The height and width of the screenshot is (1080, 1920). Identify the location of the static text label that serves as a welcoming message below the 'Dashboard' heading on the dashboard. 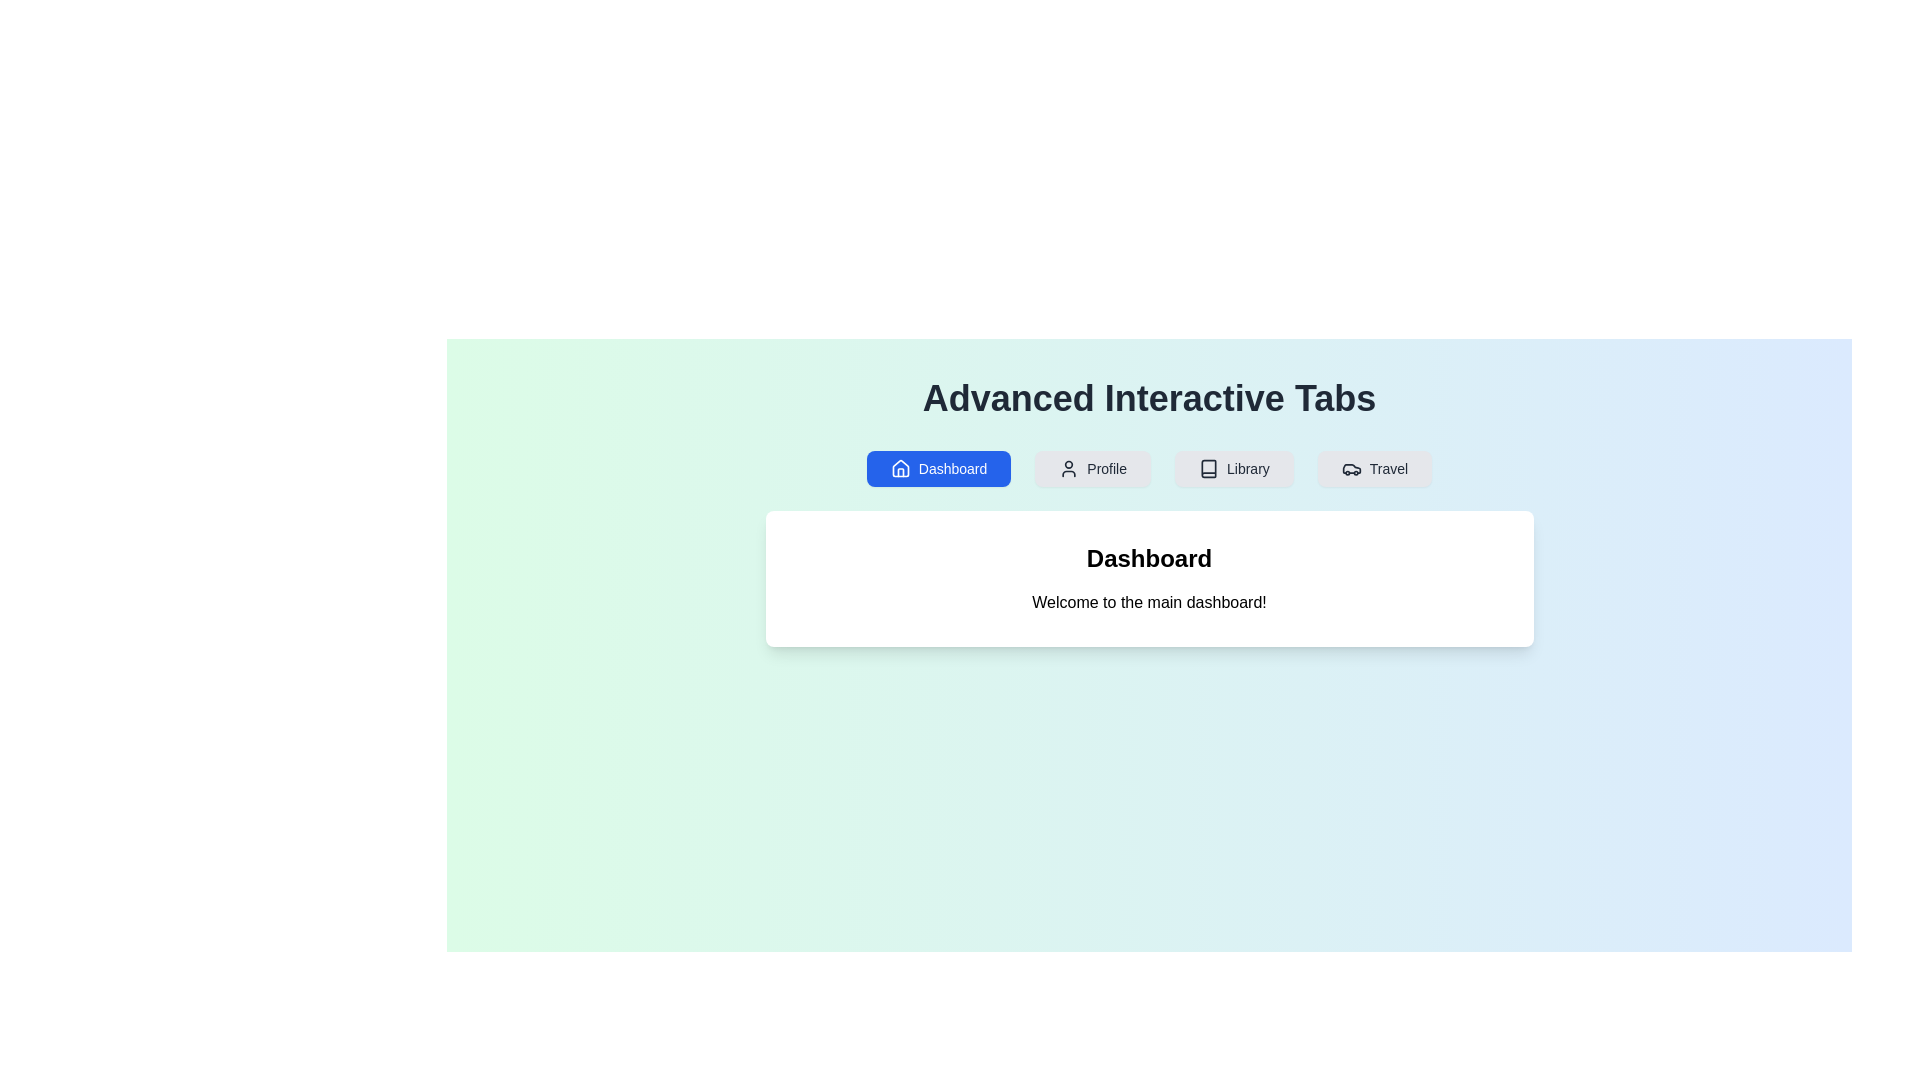
(1149, 601).